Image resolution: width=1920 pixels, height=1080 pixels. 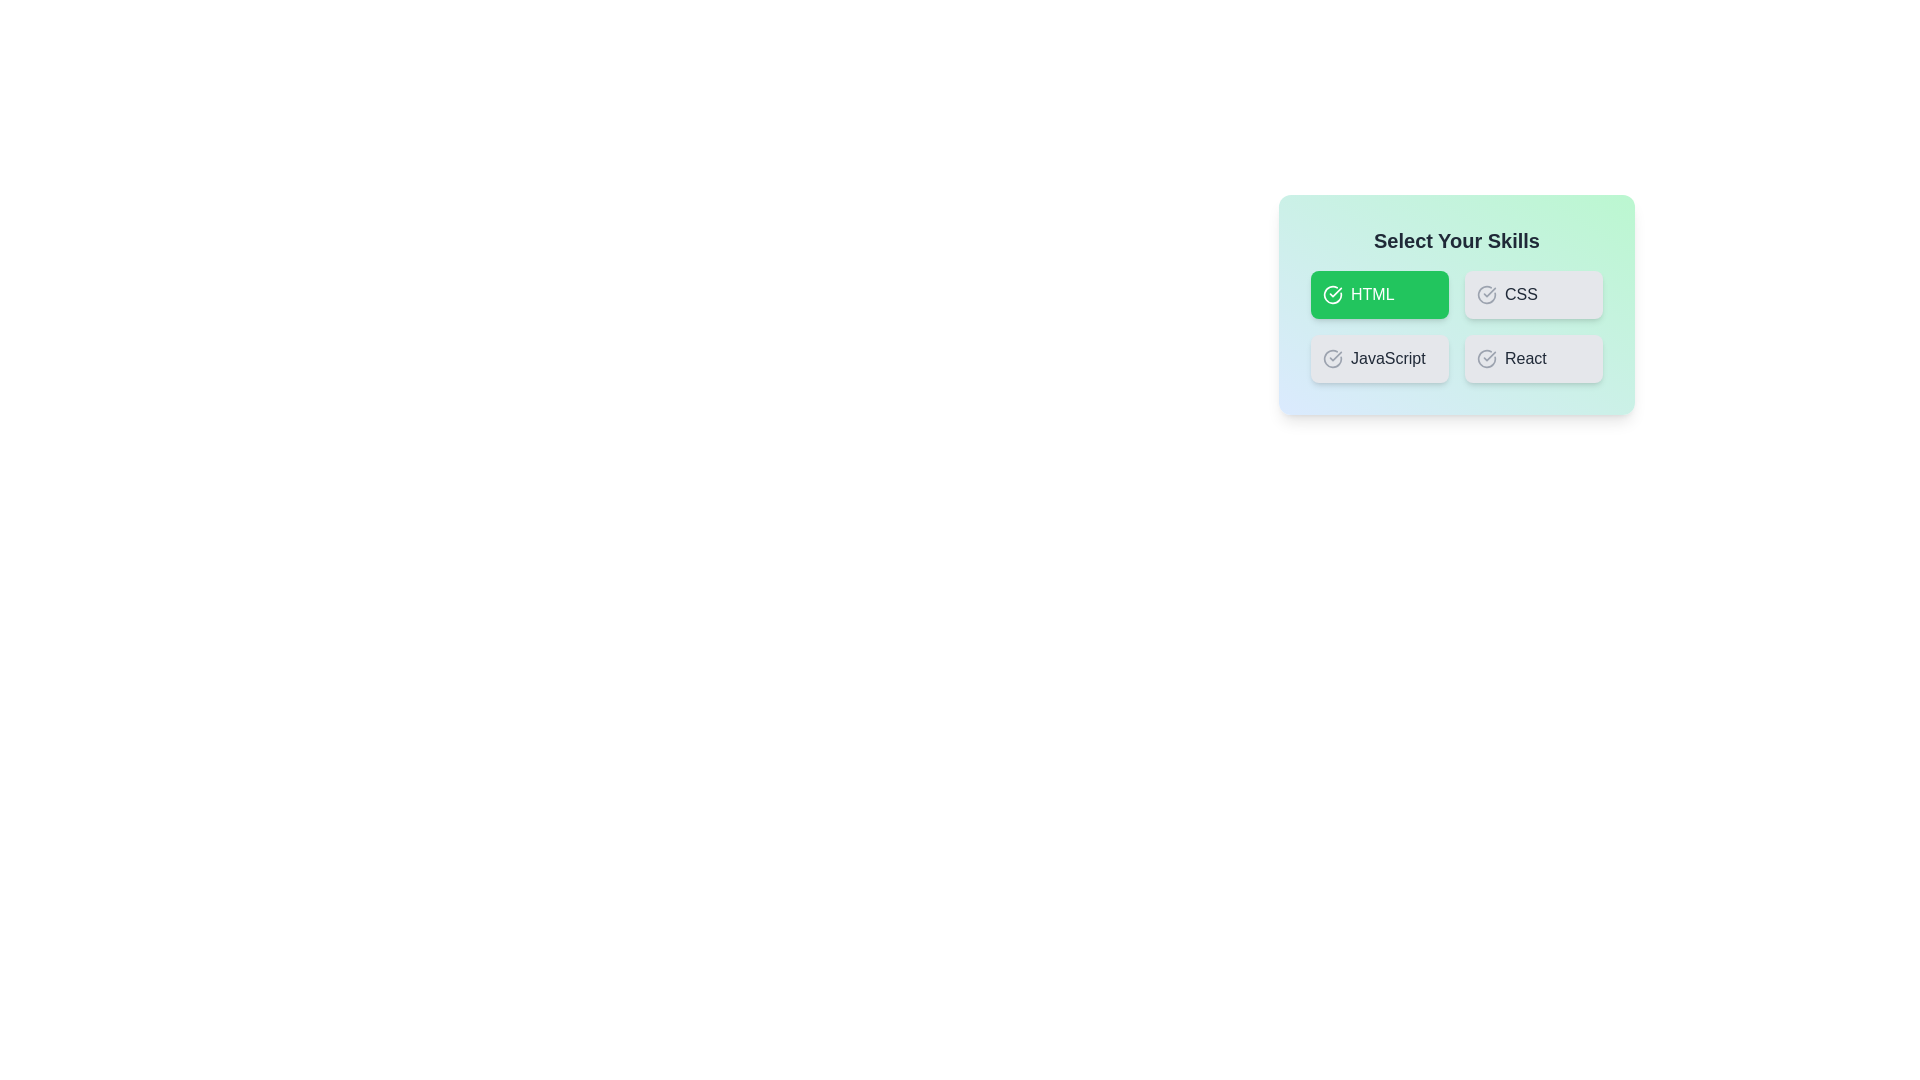 What do you see at coordinates (1379, 294) in the screenshot?
I see `the skill button corresponding to HTML to toggle its selection state` at bounding box center [1379, 294].